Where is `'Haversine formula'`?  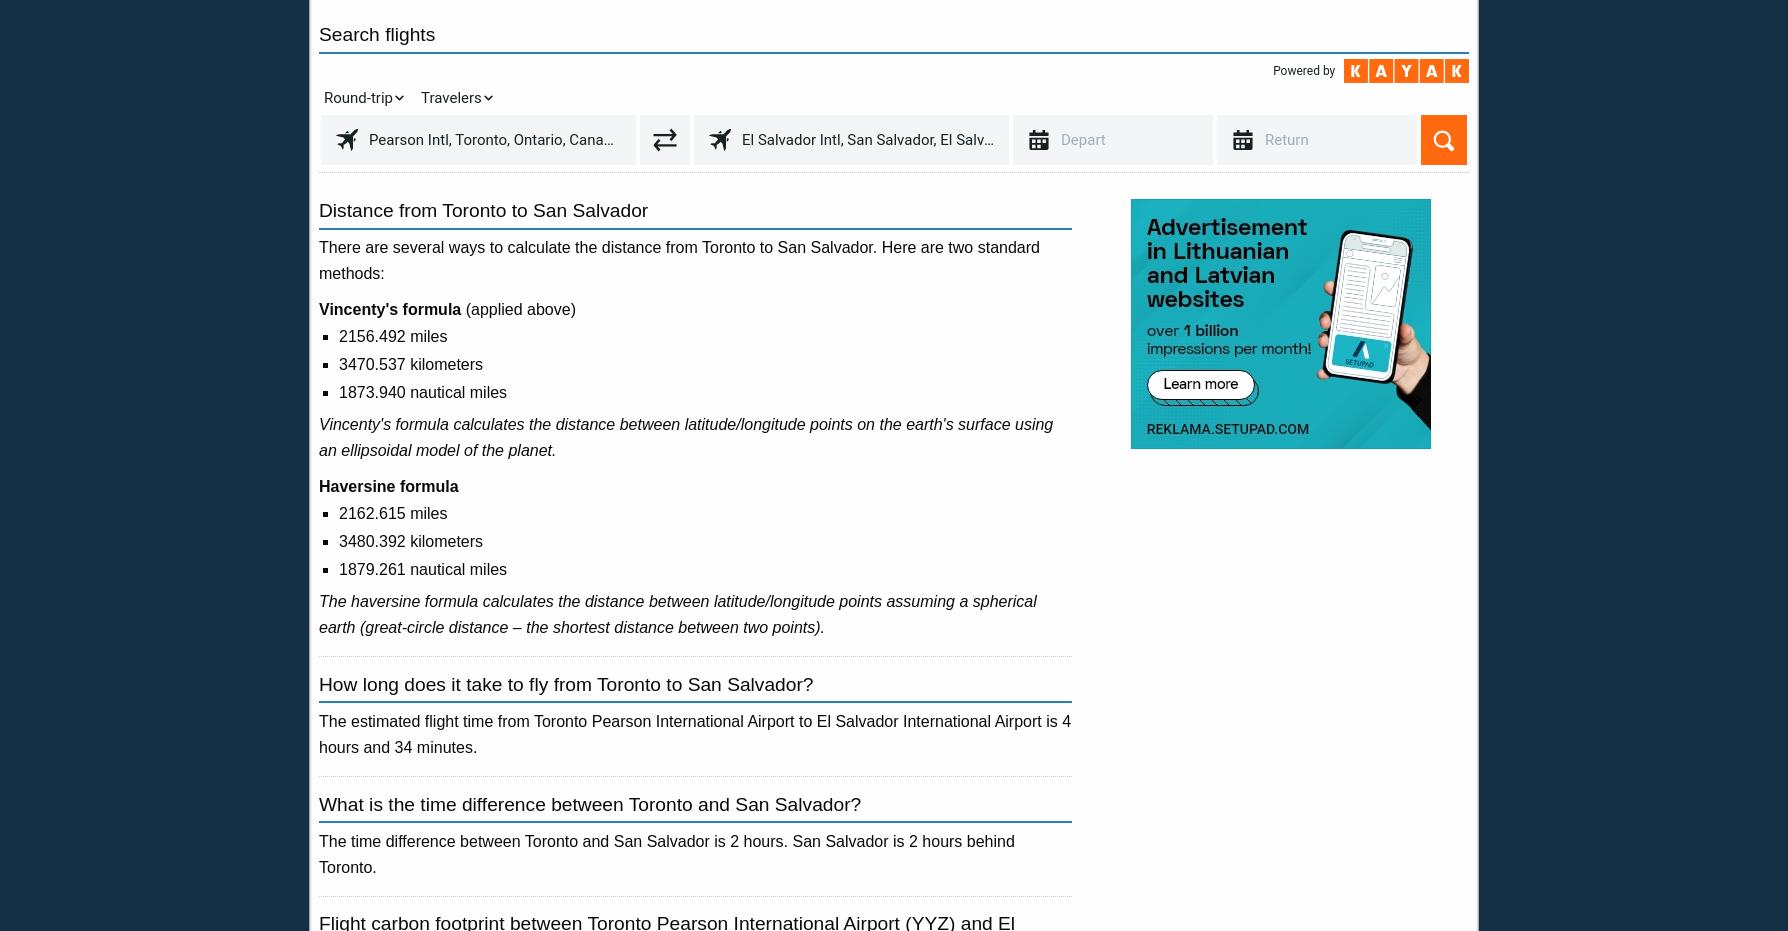
'Haversine formula' is located at coordinates (317, 486).